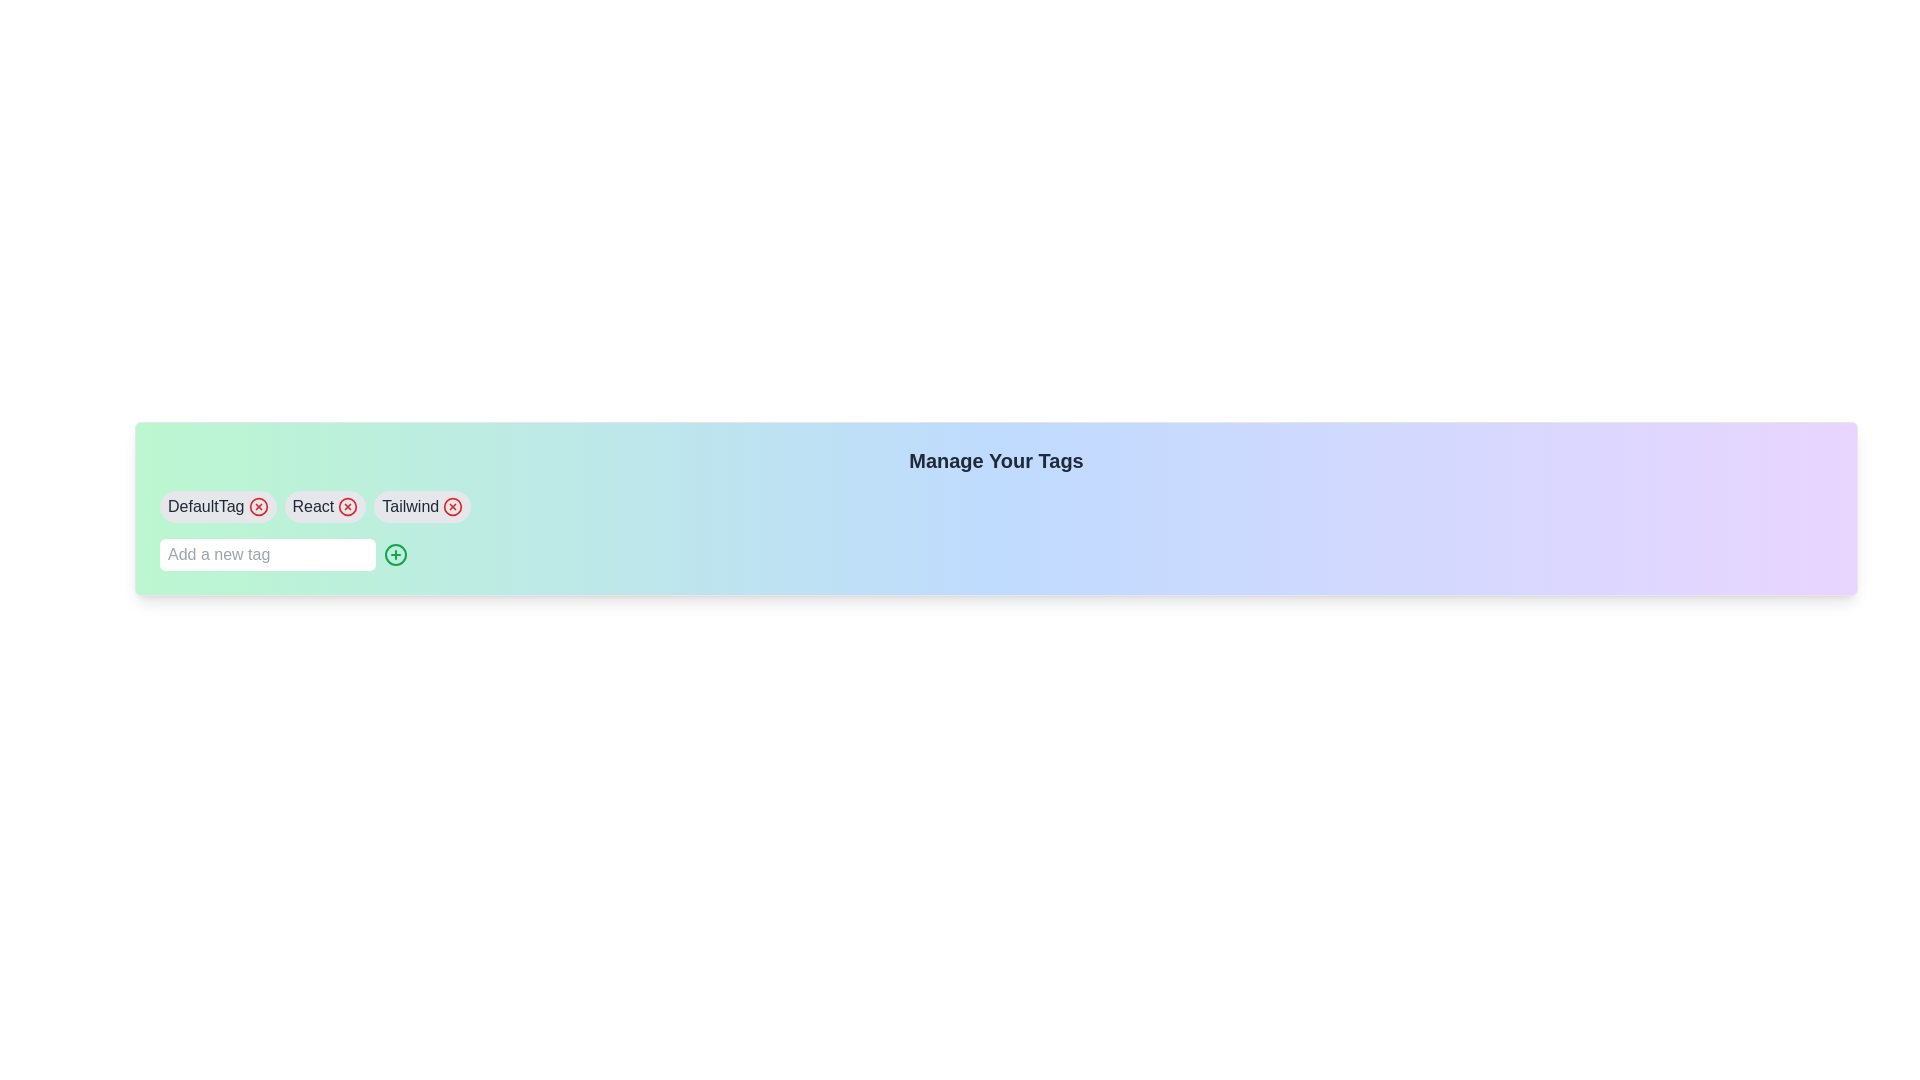 The width and height of the screenshot is (1920, 1080). I want to click on the 'React' tag with a delete button, so click(325, 505).